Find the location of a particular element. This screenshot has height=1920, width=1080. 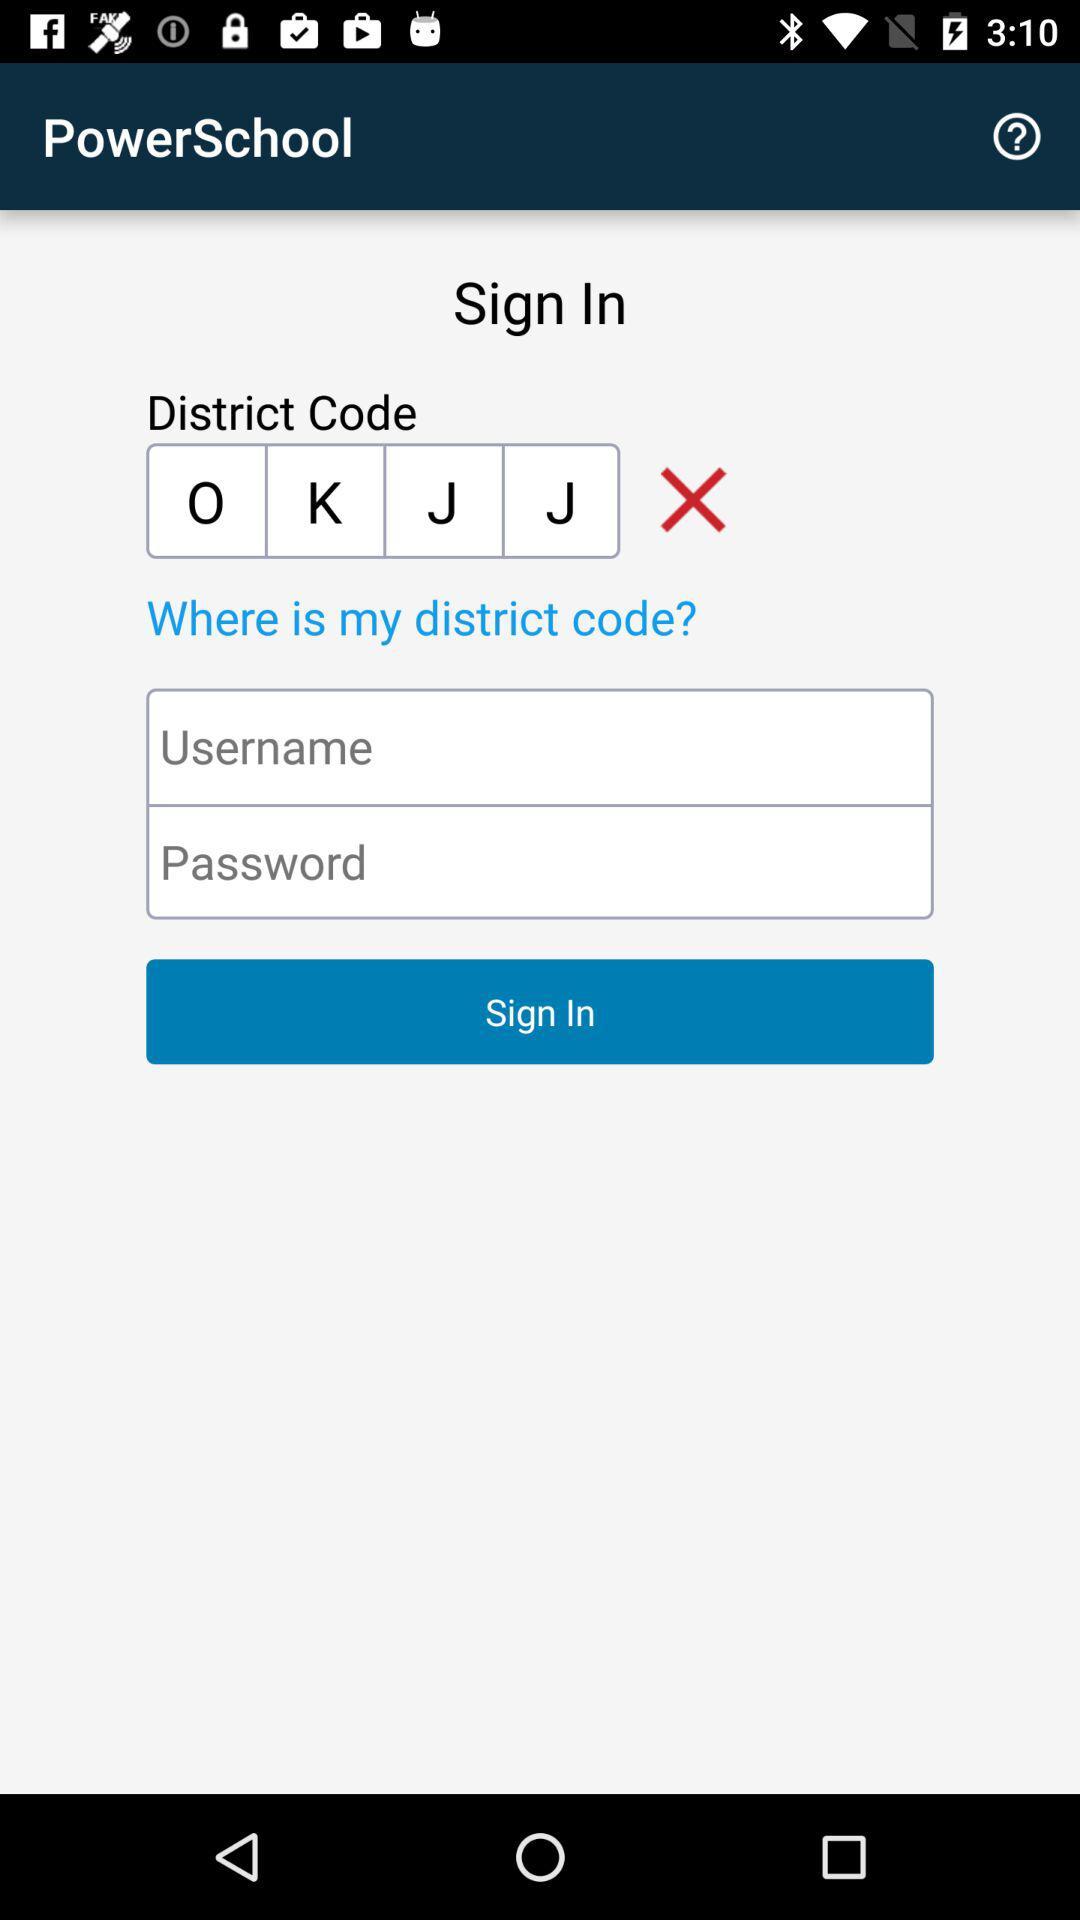

username is located at coordinates (540, 745).